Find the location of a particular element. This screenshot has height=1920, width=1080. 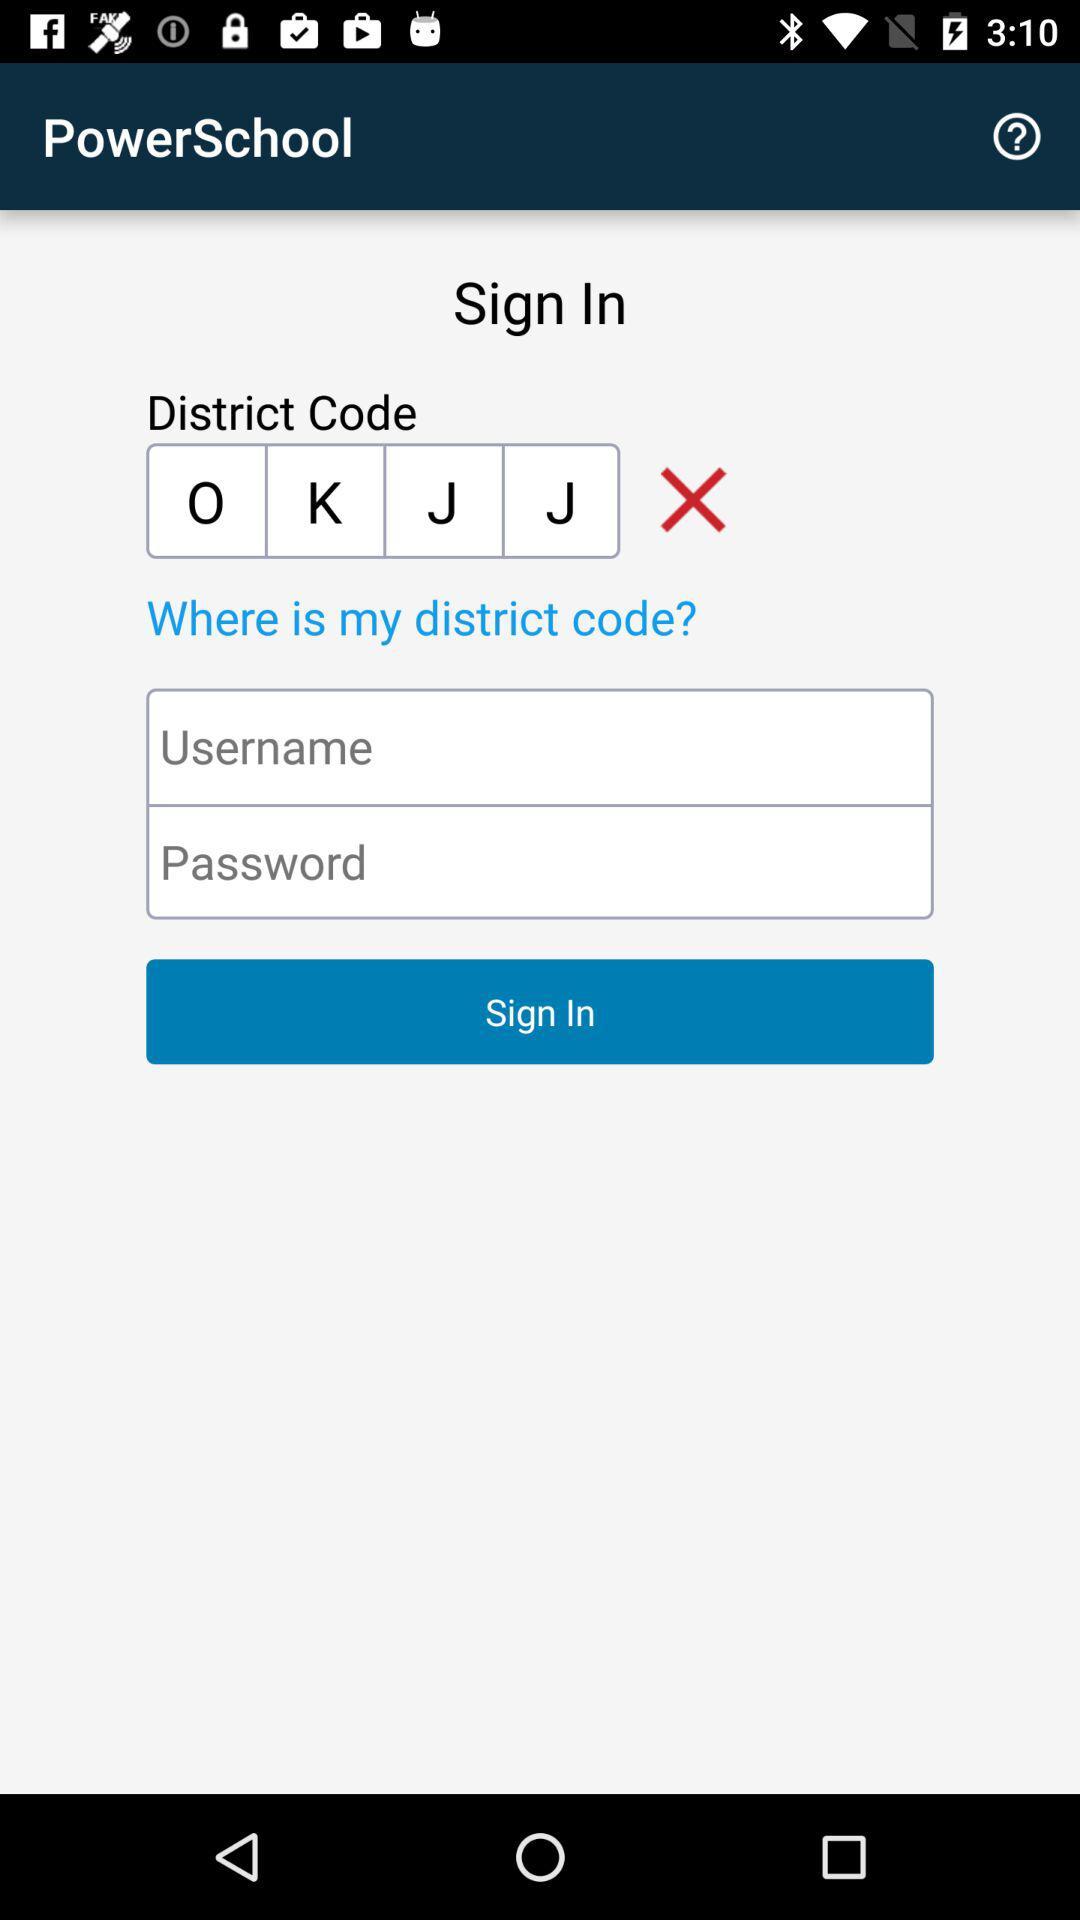

username is located at coordinates (540, 745).